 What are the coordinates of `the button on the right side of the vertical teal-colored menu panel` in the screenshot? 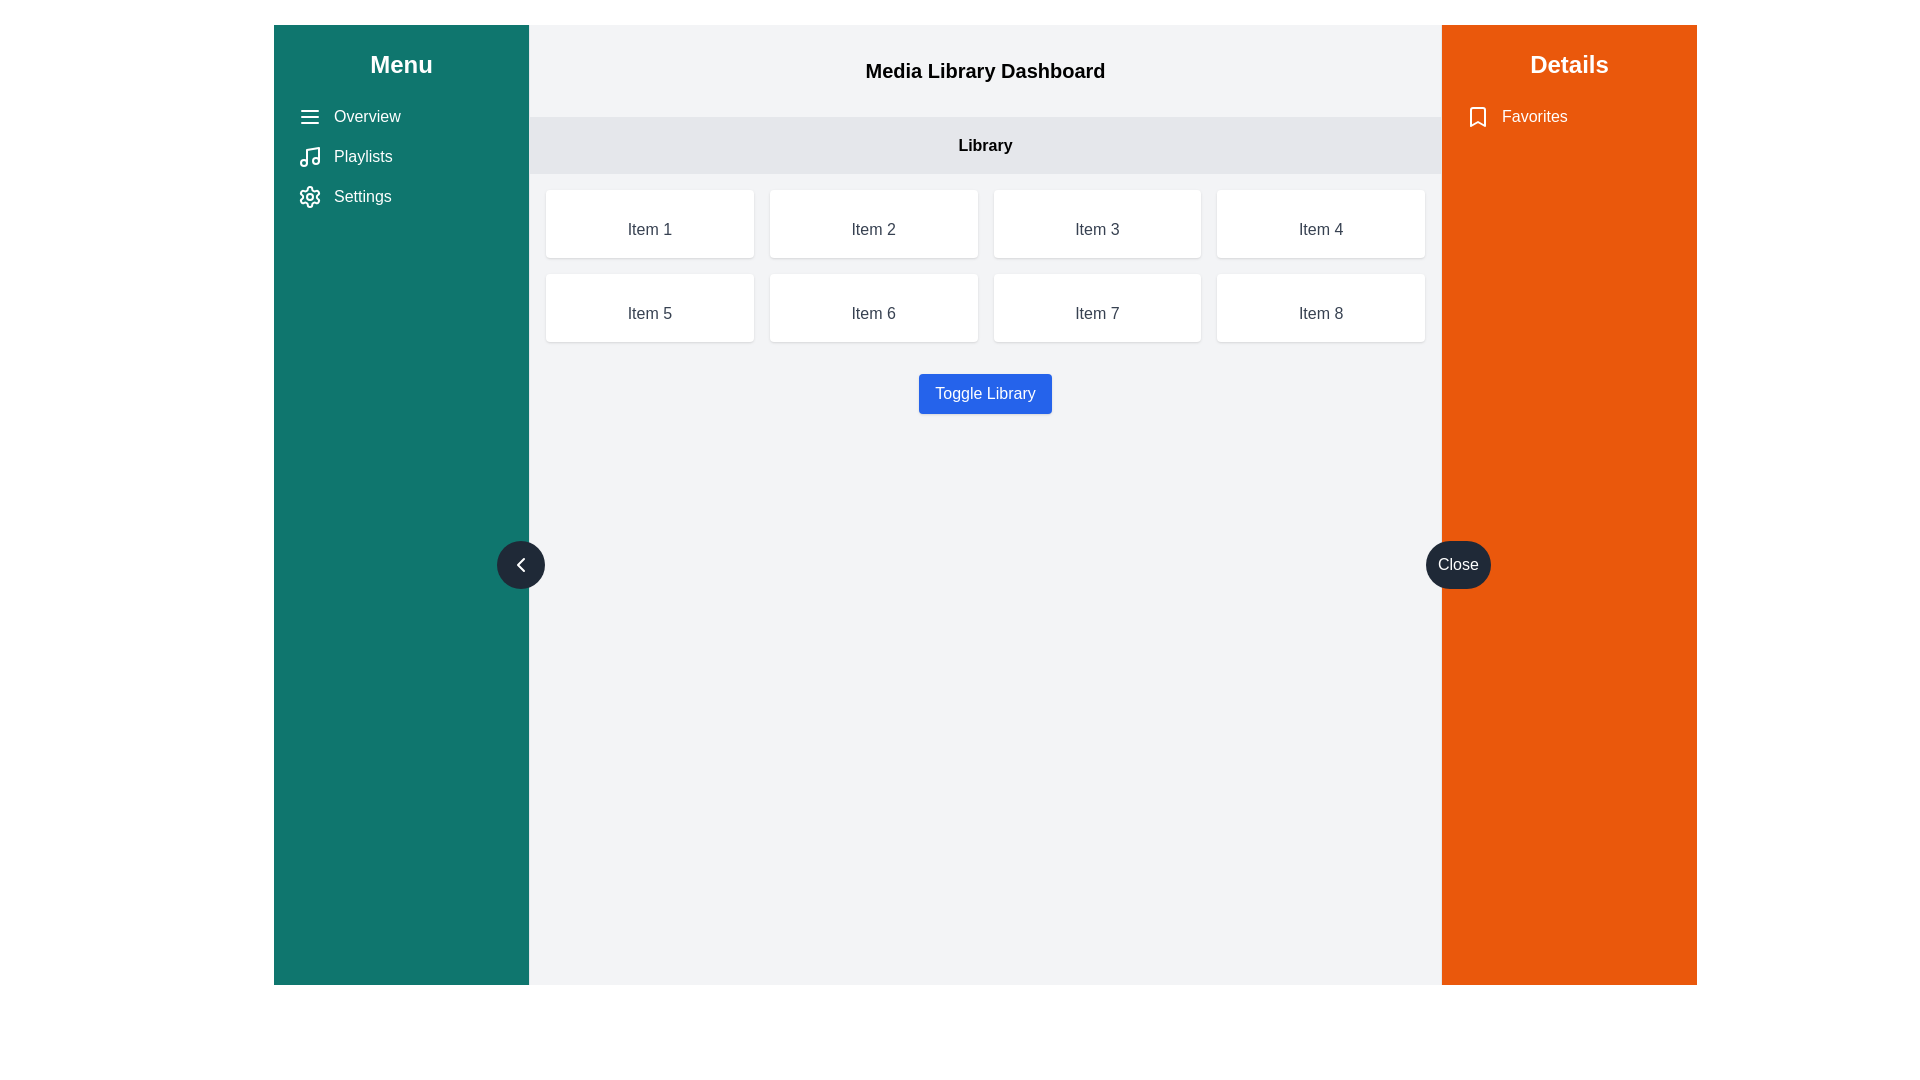 It's located at (521, 564).